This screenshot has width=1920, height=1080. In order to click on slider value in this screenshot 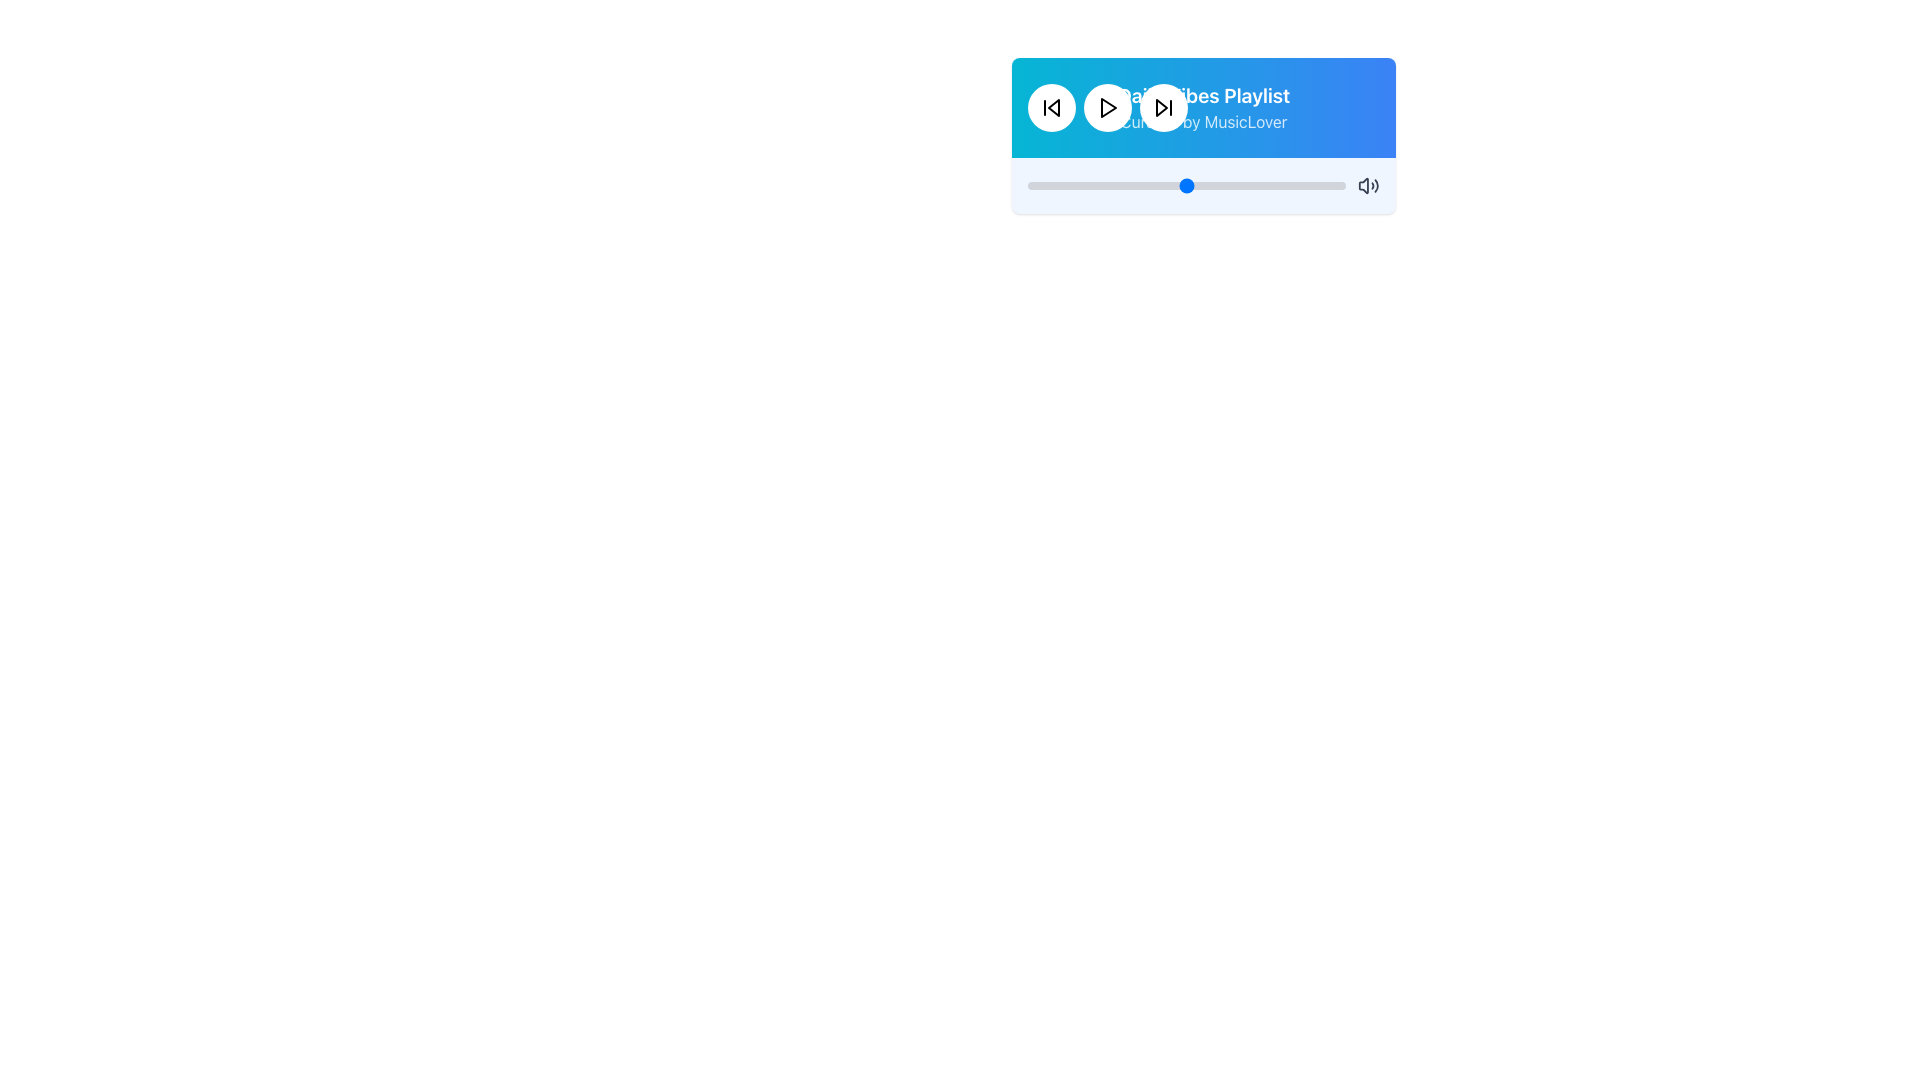, I will do `click(1268, 185)`.